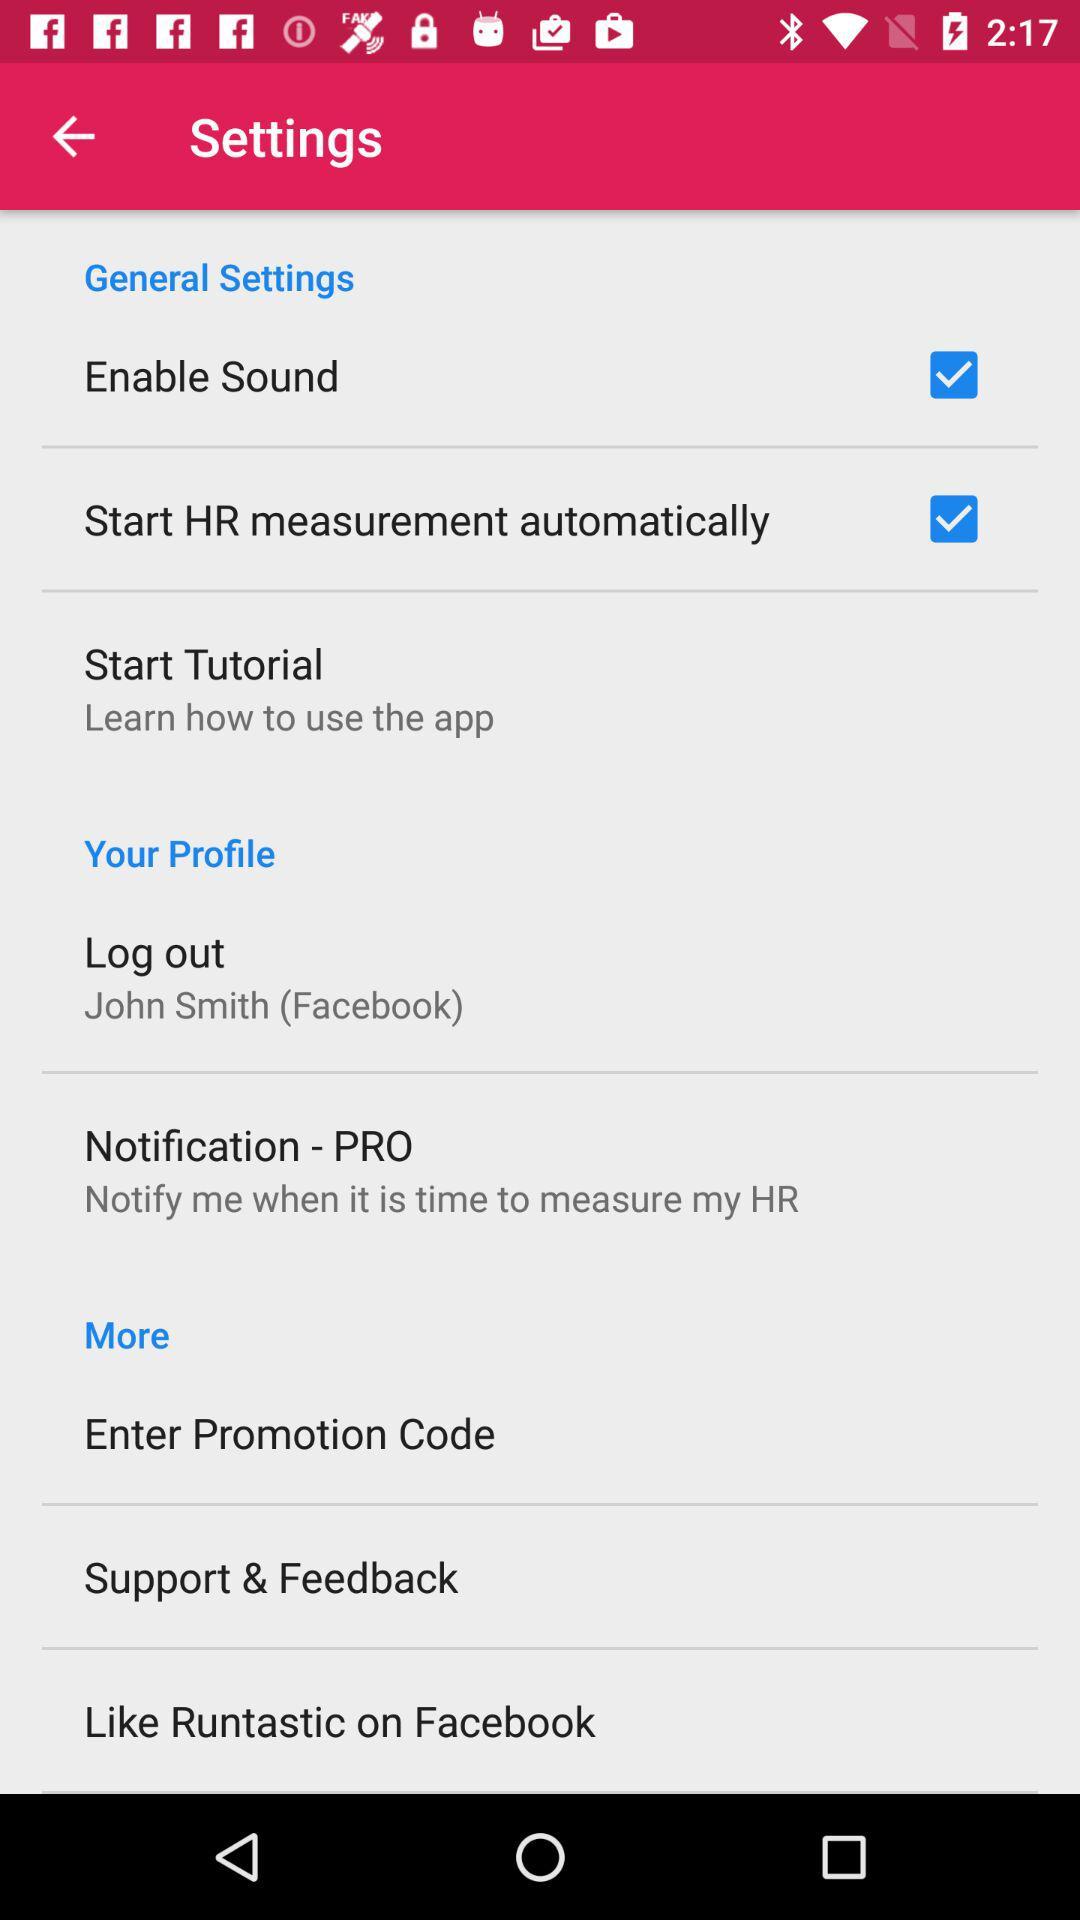 The width and height of the screenshot is (1080, 1920). What do you see at coordinates (540, 1313) in the screenshot?
I see `the icon above the enter promotion code item` at bounding box center [540, 1313].